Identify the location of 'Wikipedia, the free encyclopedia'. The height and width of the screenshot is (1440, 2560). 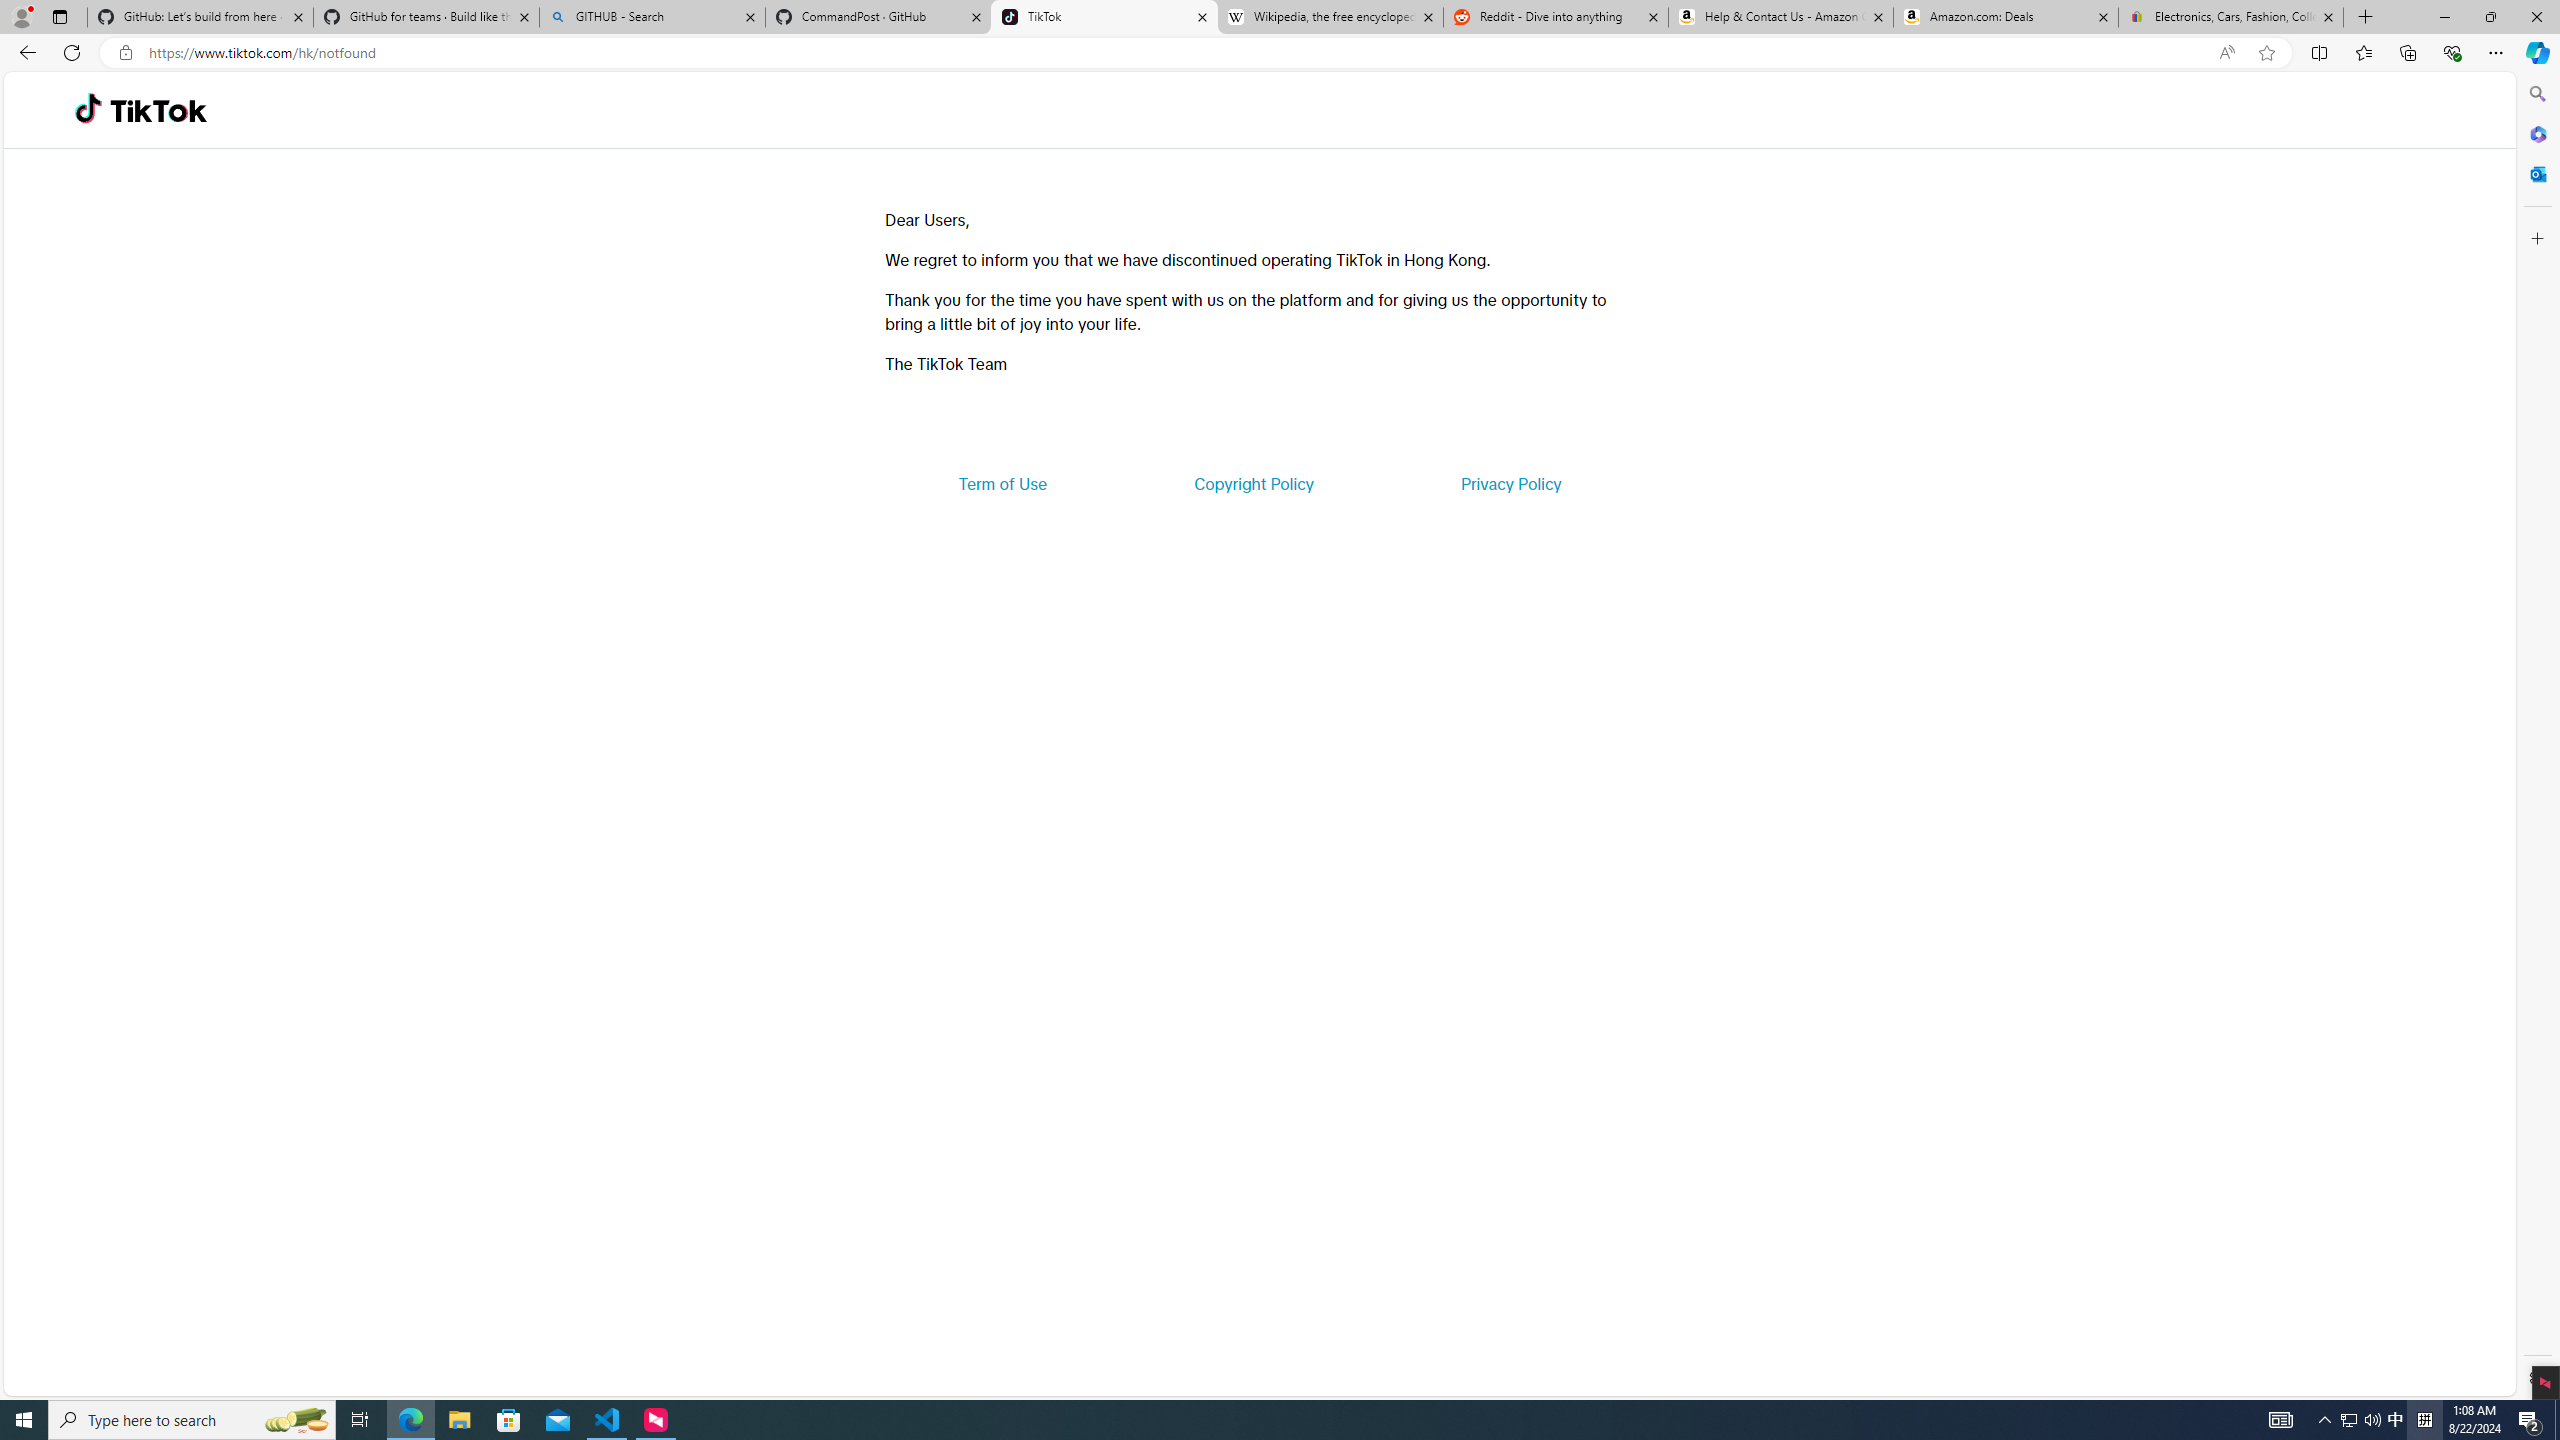
(1328, 16).